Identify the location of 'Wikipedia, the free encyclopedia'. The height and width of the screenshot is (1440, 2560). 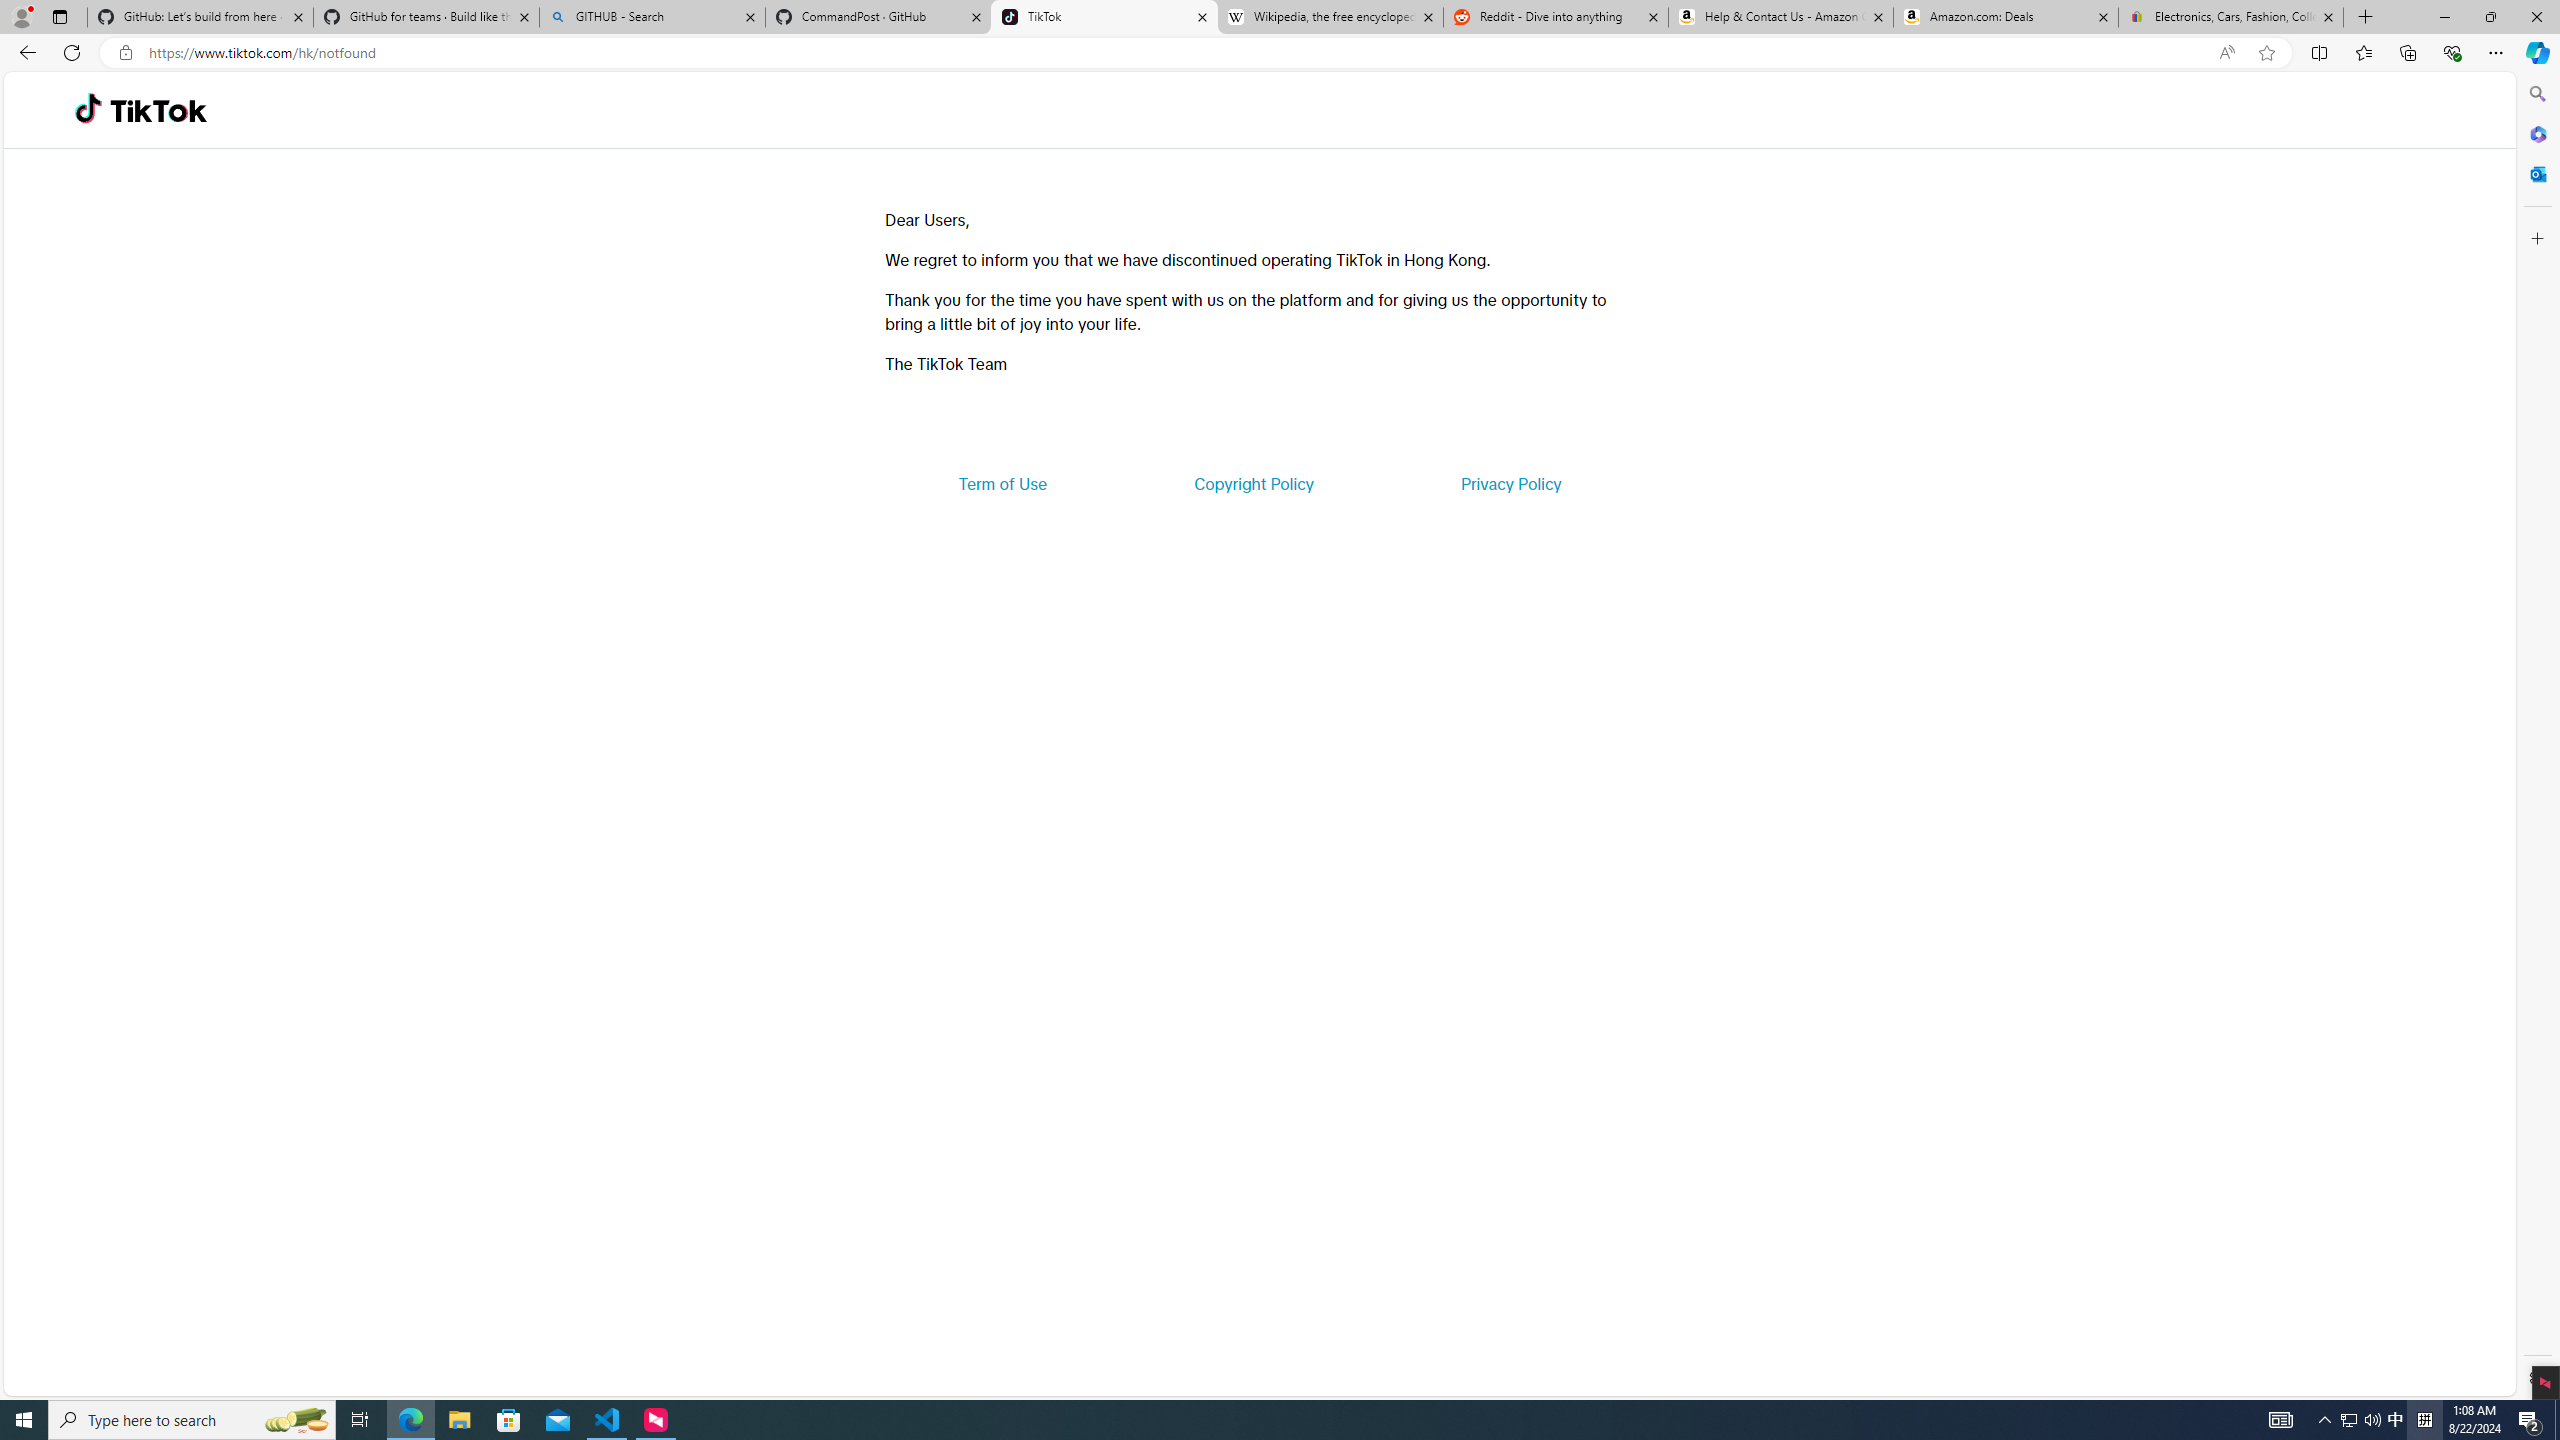
(1328, 16).